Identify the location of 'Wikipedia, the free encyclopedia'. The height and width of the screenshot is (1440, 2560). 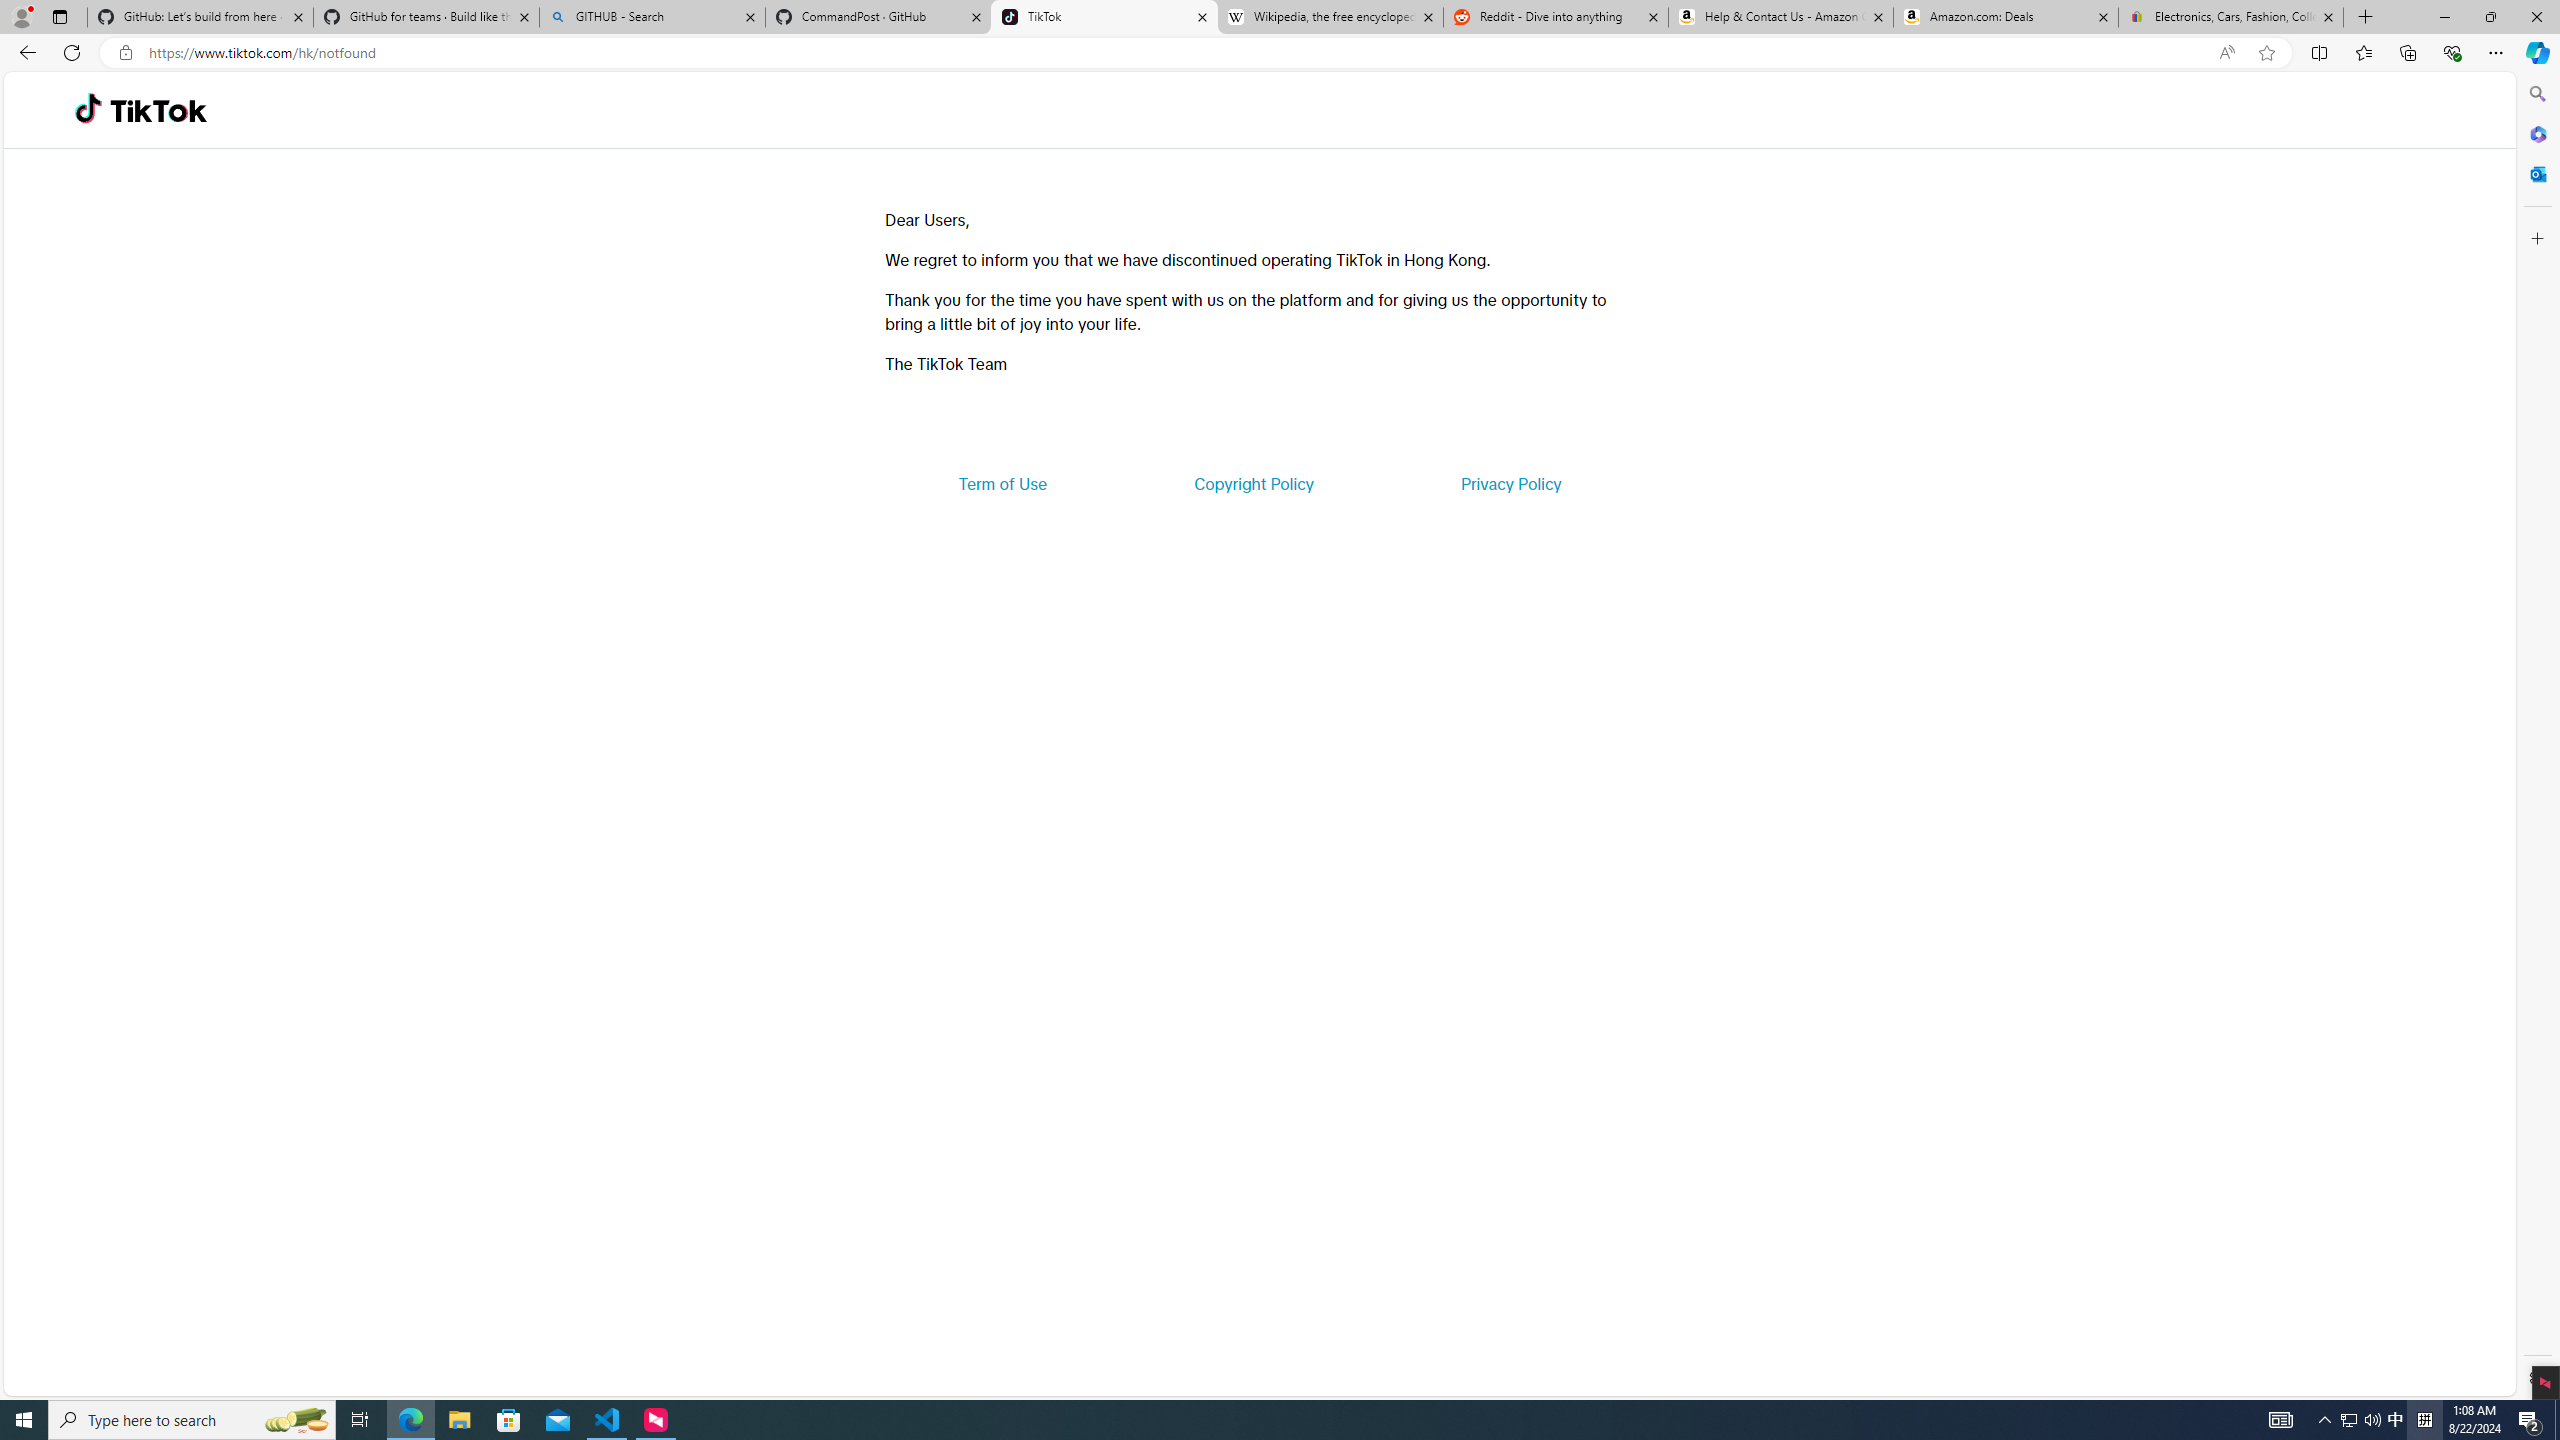
(1328, 16).